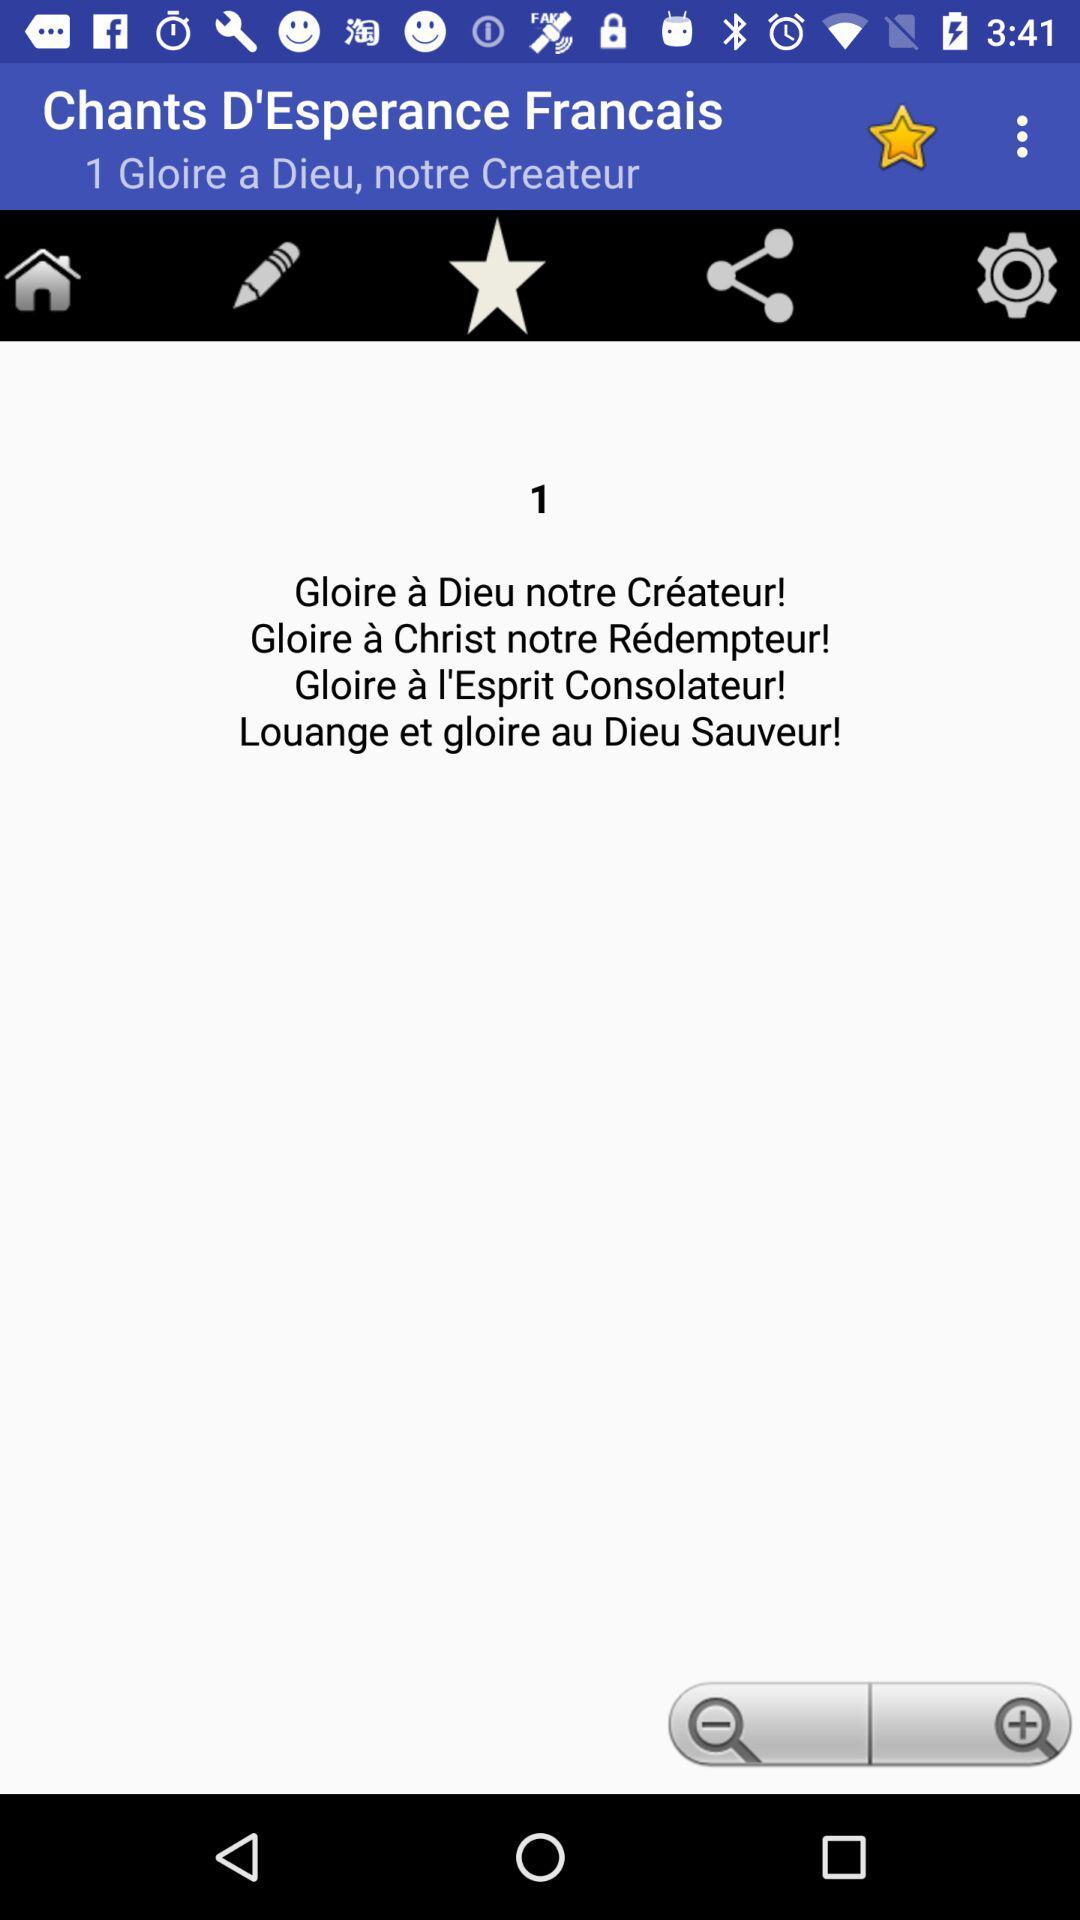 The image size is (1080, 1920). Describe the element at coordinates (496, 274) in the screenshot. I see `the star icon` at that location.